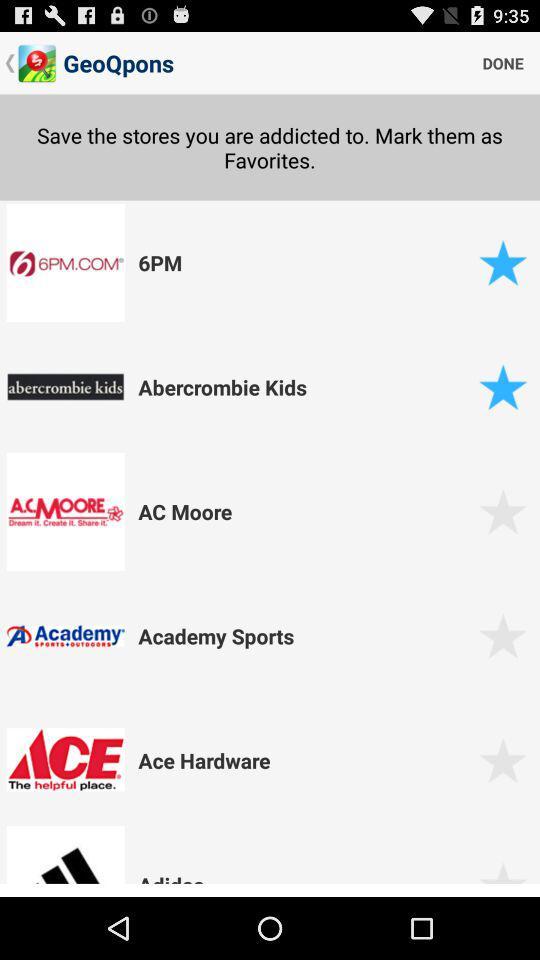  What do you see at coordinates (502, 635) in the screenshot?
I see `to favorite` at bounding box center [502, 635].